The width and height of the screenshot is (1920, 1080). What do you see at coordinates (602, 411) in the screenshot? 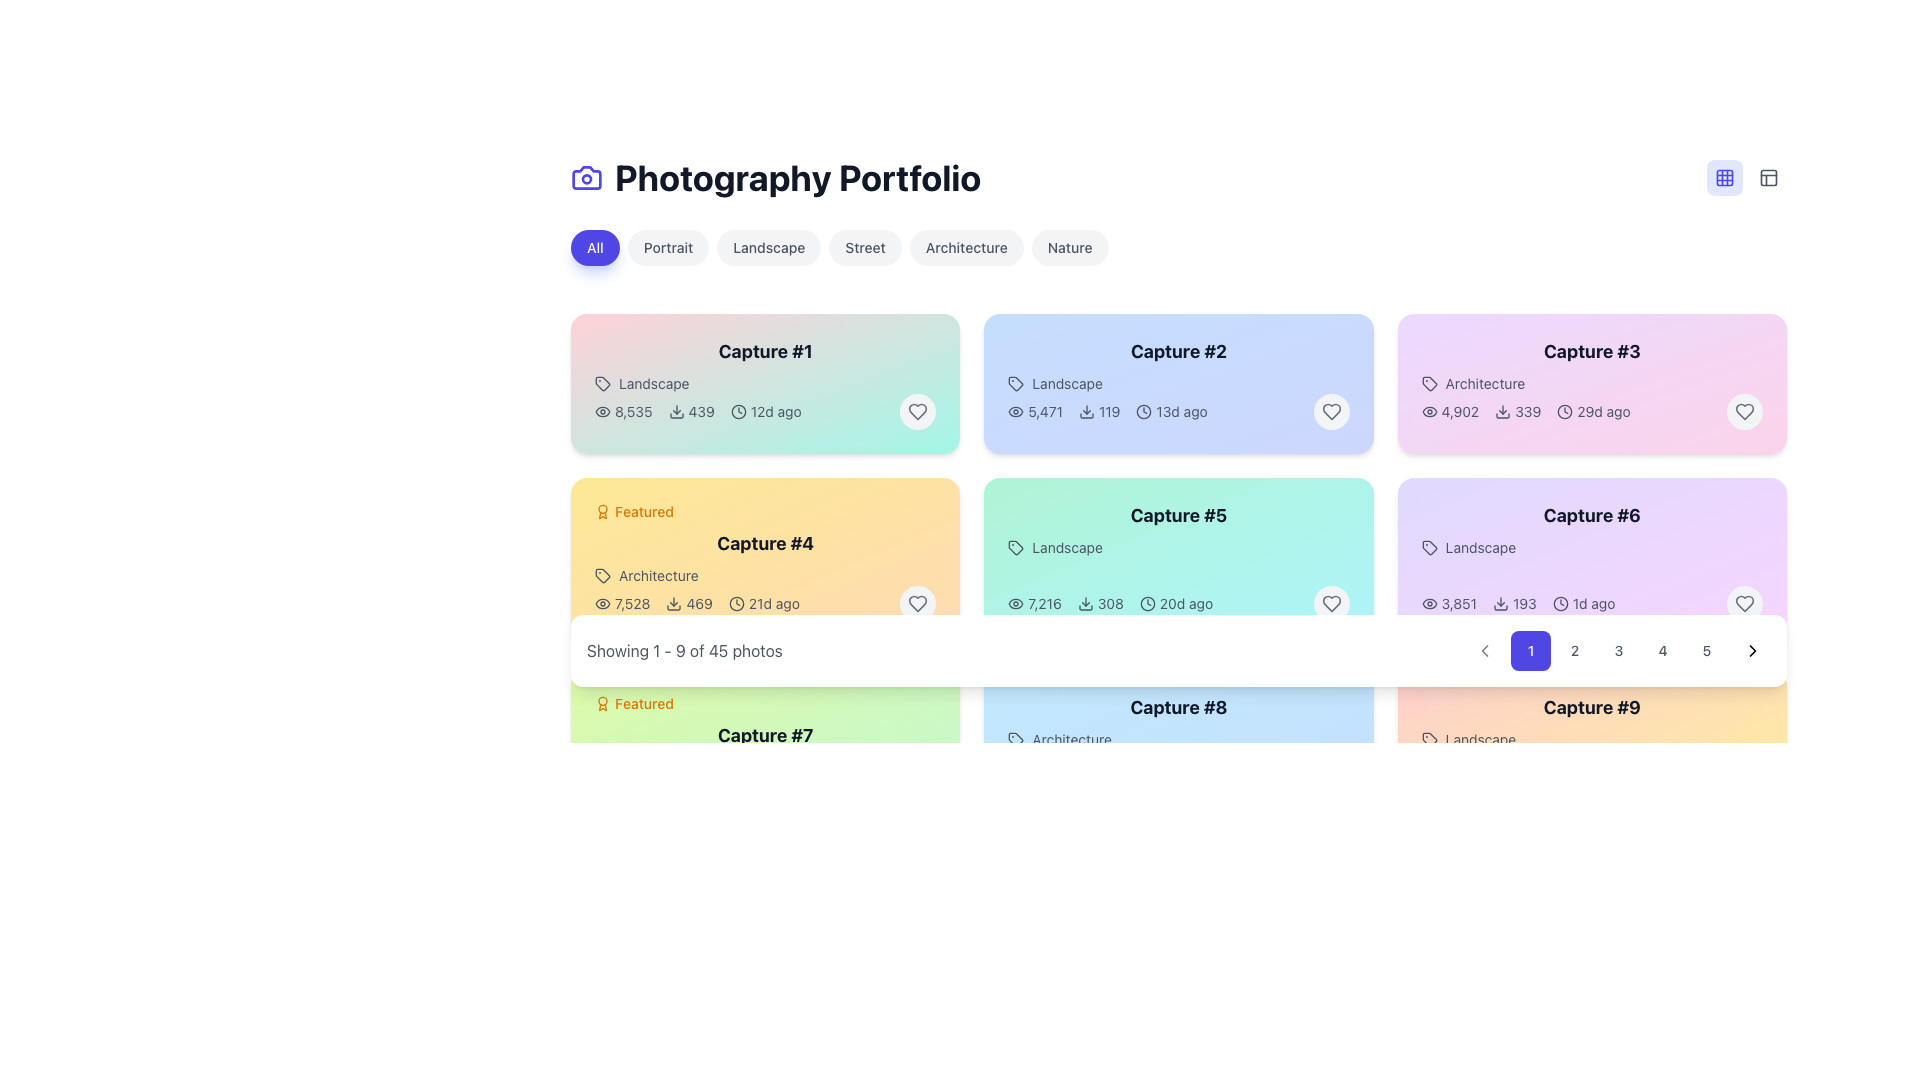
I see `the eye icon located to the left of the number '8,535' in the 'Capture #1' panel for informational purposes` at bounding box center [602, 411].